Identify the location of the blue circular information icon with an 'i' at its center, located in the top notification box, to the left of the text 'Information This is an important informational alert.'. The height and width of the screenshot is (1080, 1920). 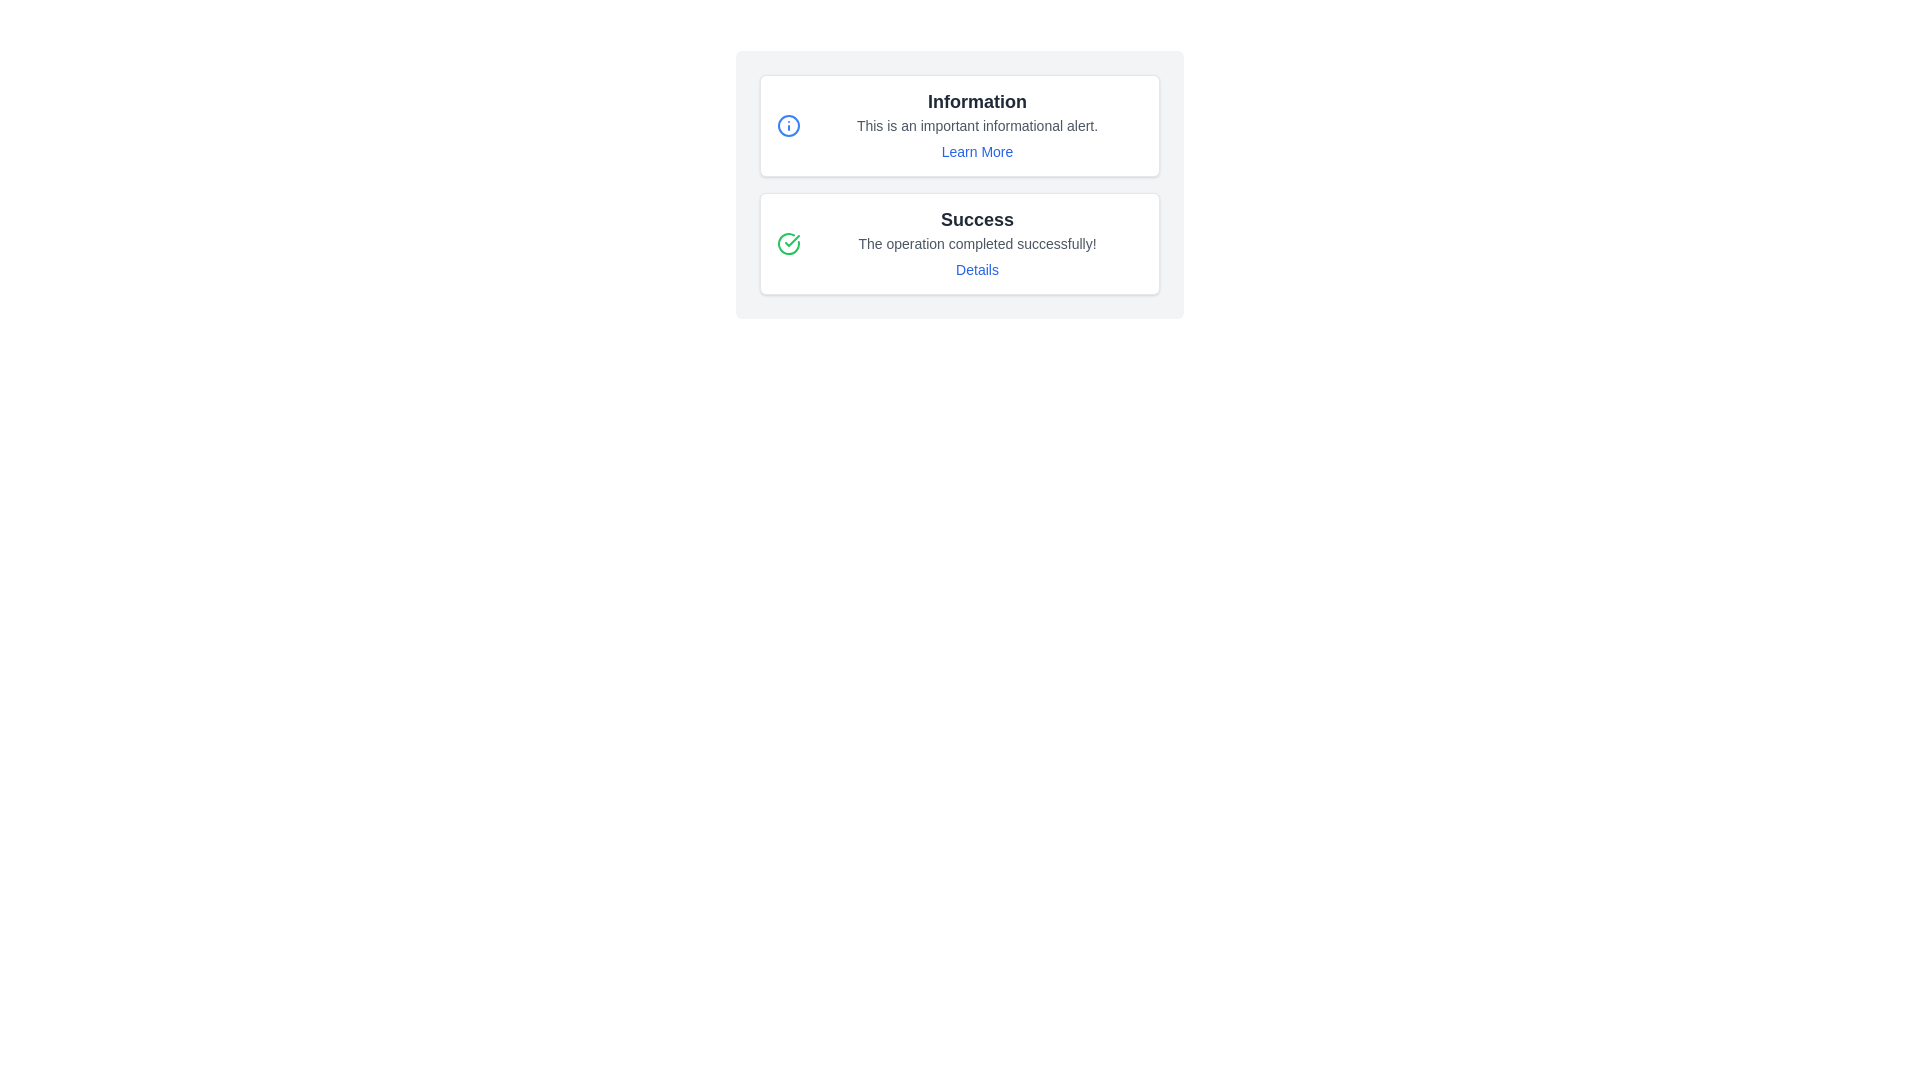
(787, 126).